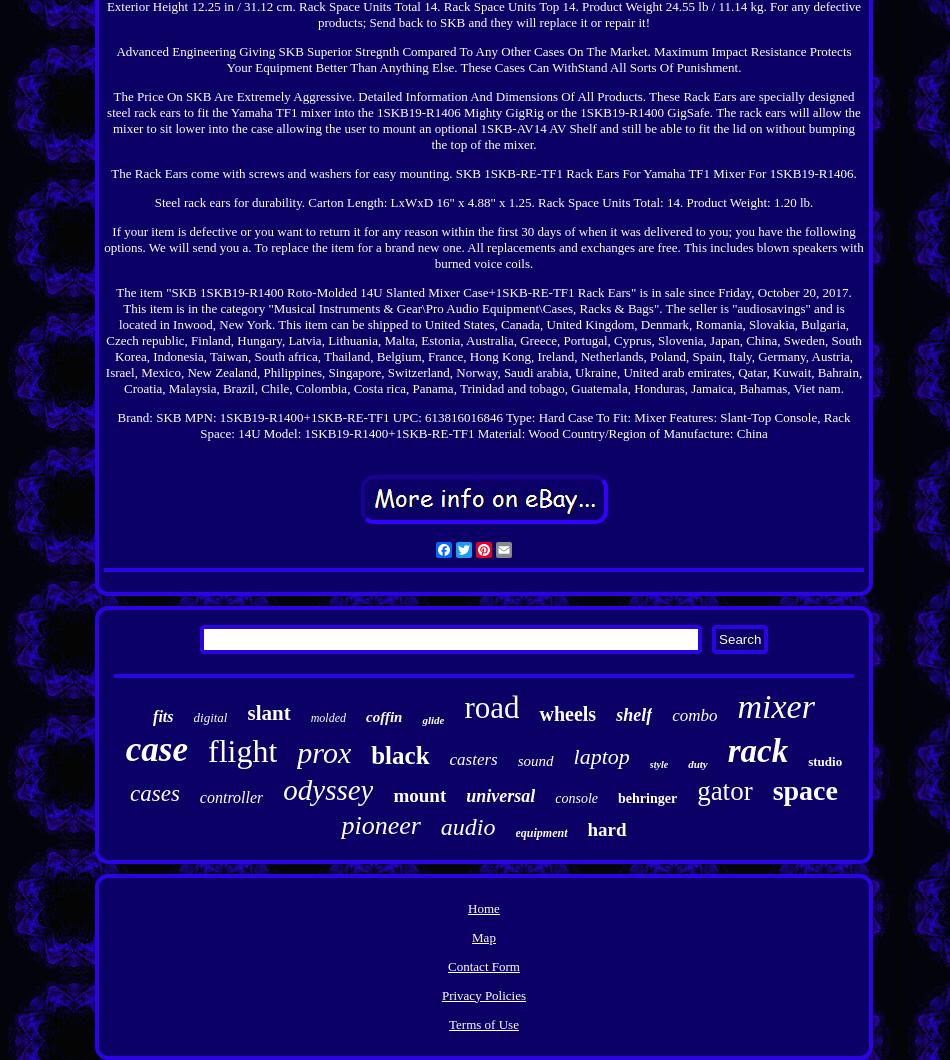 The width and height of the screenshot is (950, 1060). I want to click on 'console', so click(554, 797).